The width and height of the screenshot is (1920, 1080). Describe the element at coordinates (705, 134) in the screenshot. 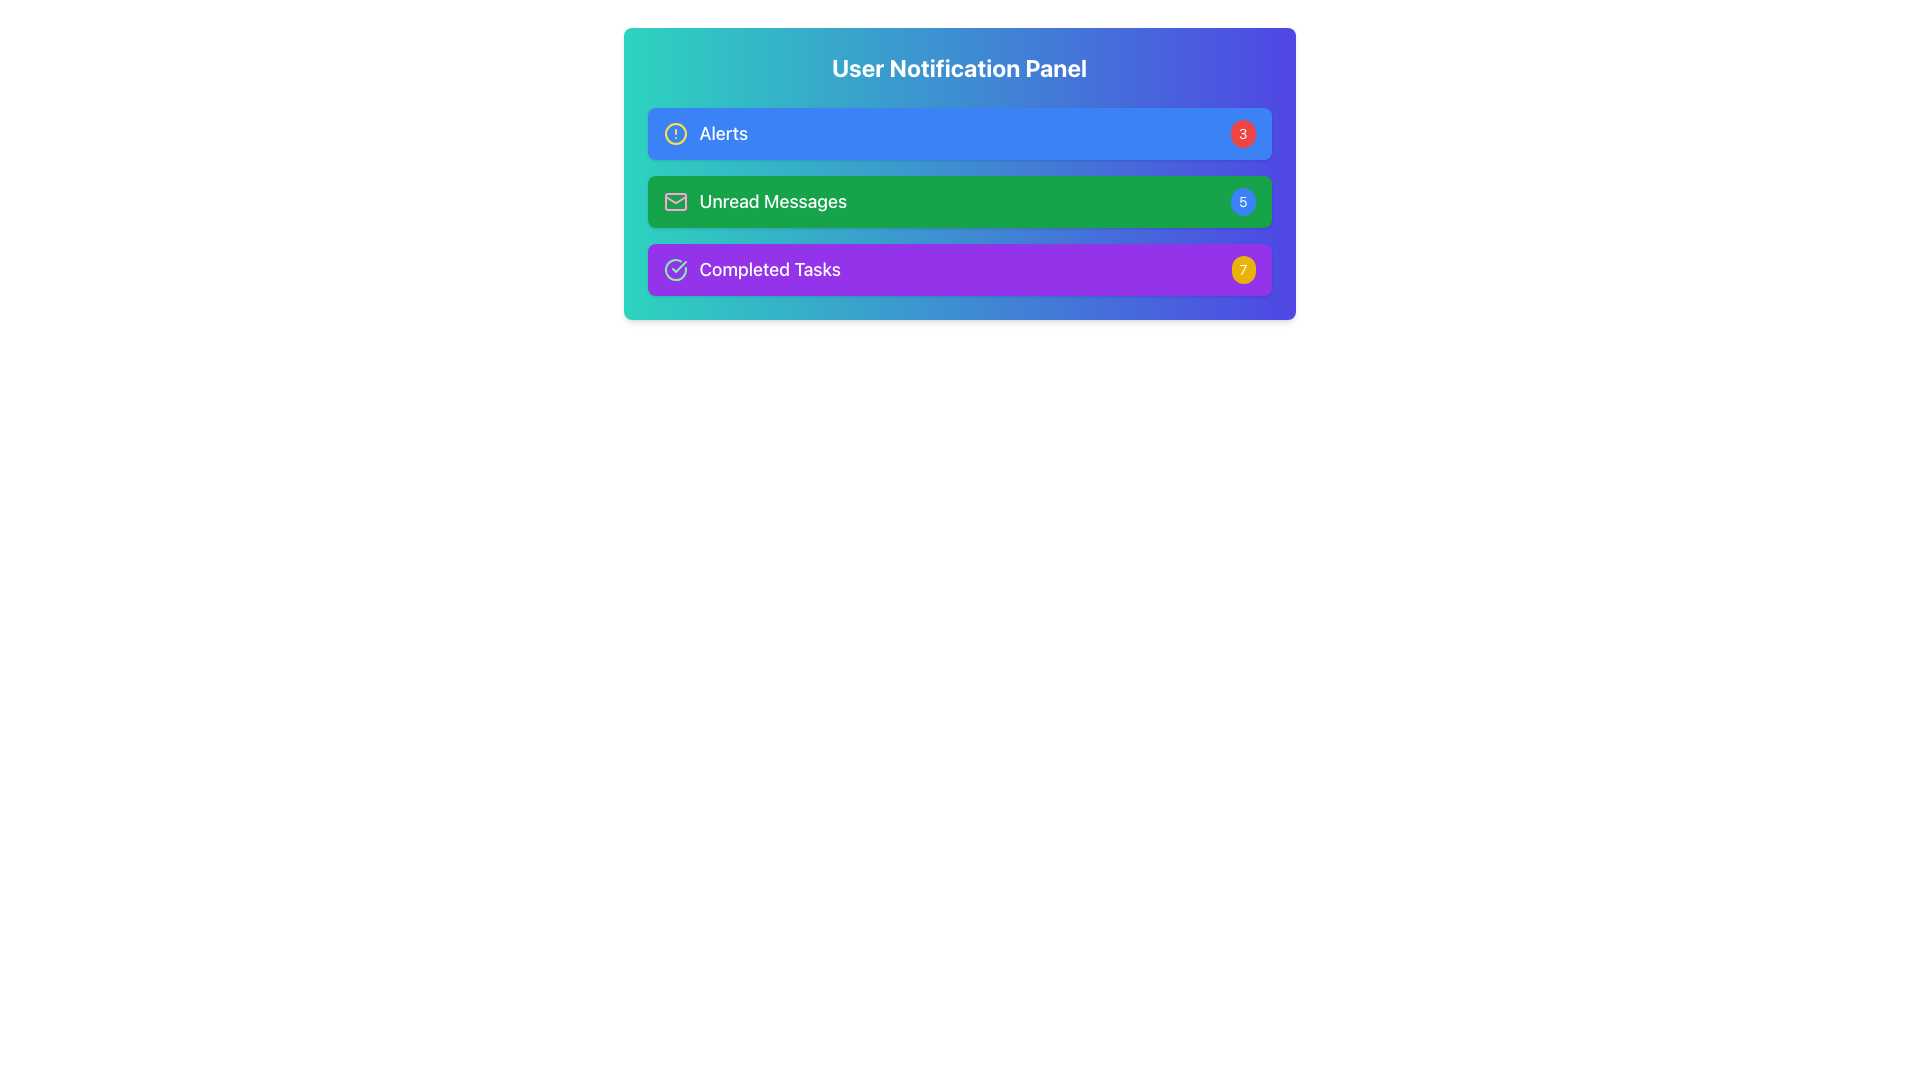

I see `text of the Label with icon located in the top section of the notification panel, to the left of the red badge indicating a count of '3'` at that location.